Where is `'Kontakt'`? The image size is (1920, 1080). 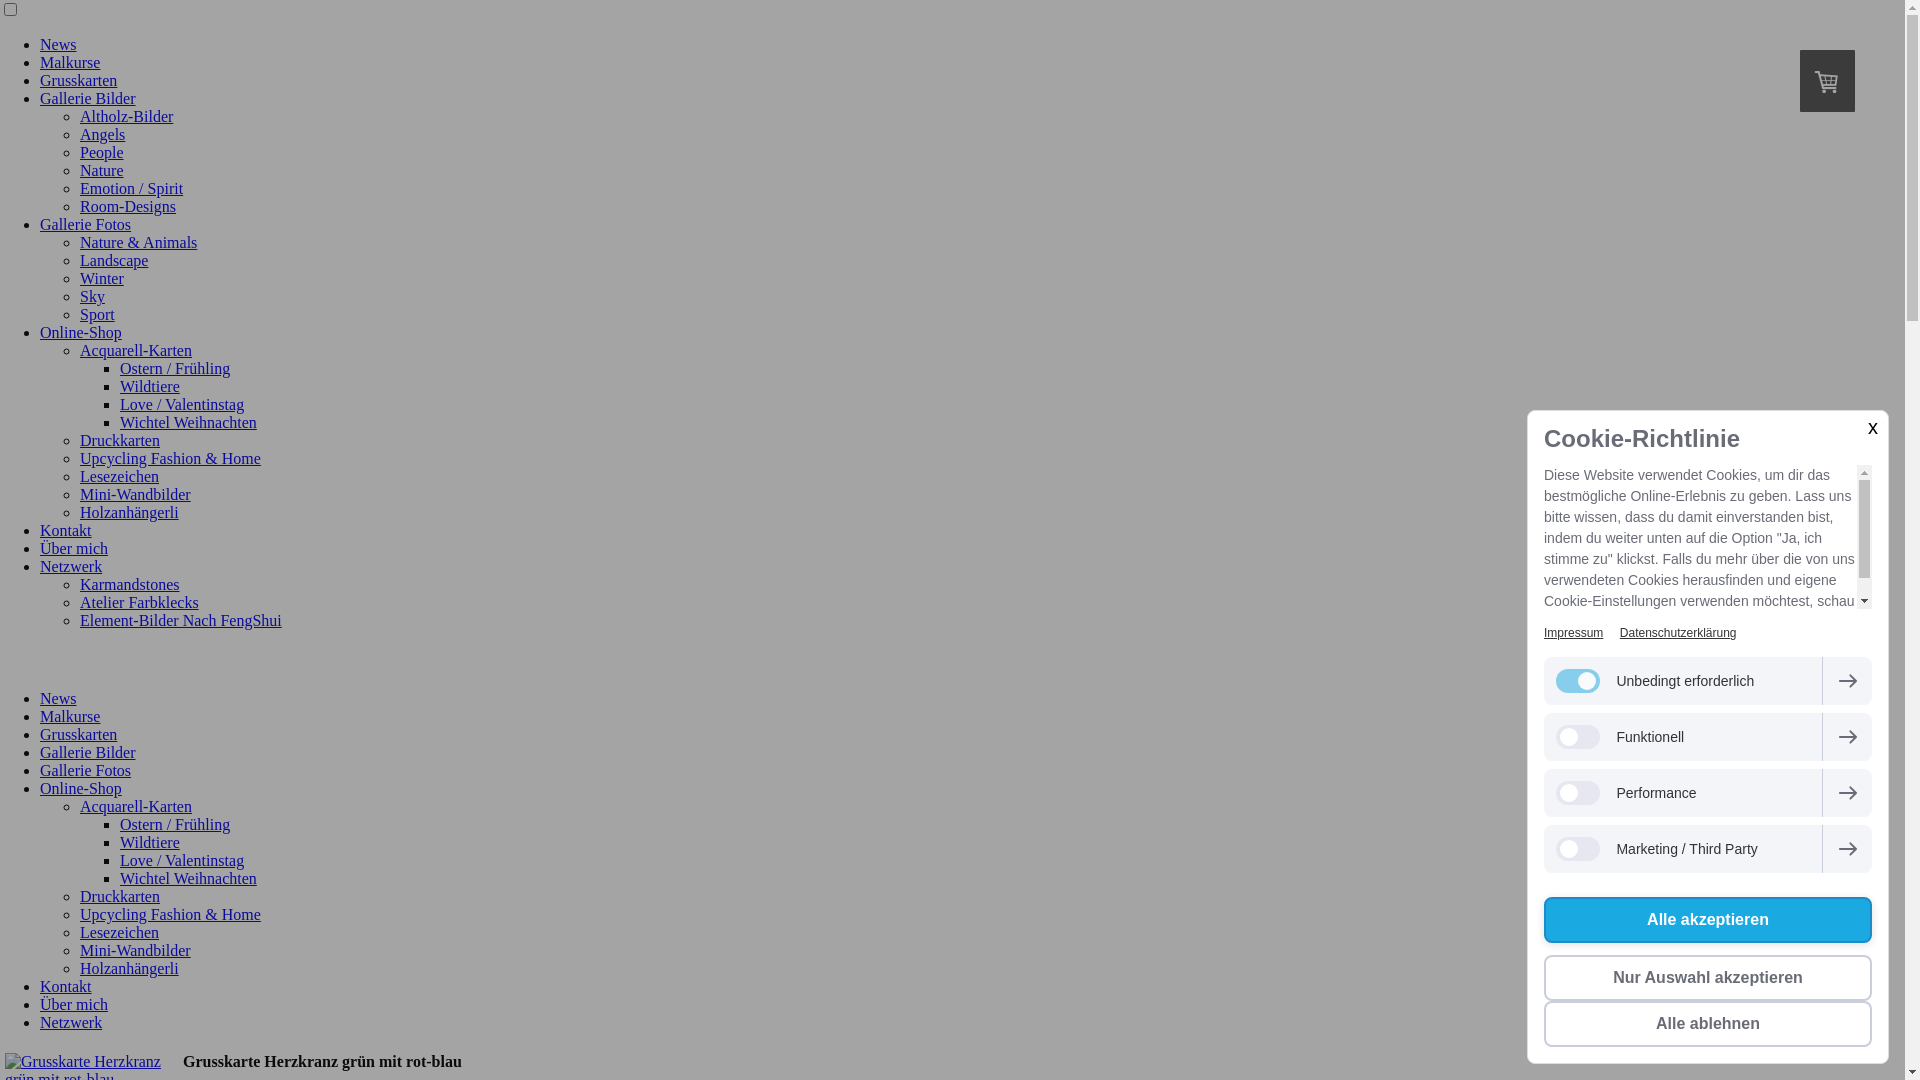 'Kontakt' is located at coordinates (66, 985).